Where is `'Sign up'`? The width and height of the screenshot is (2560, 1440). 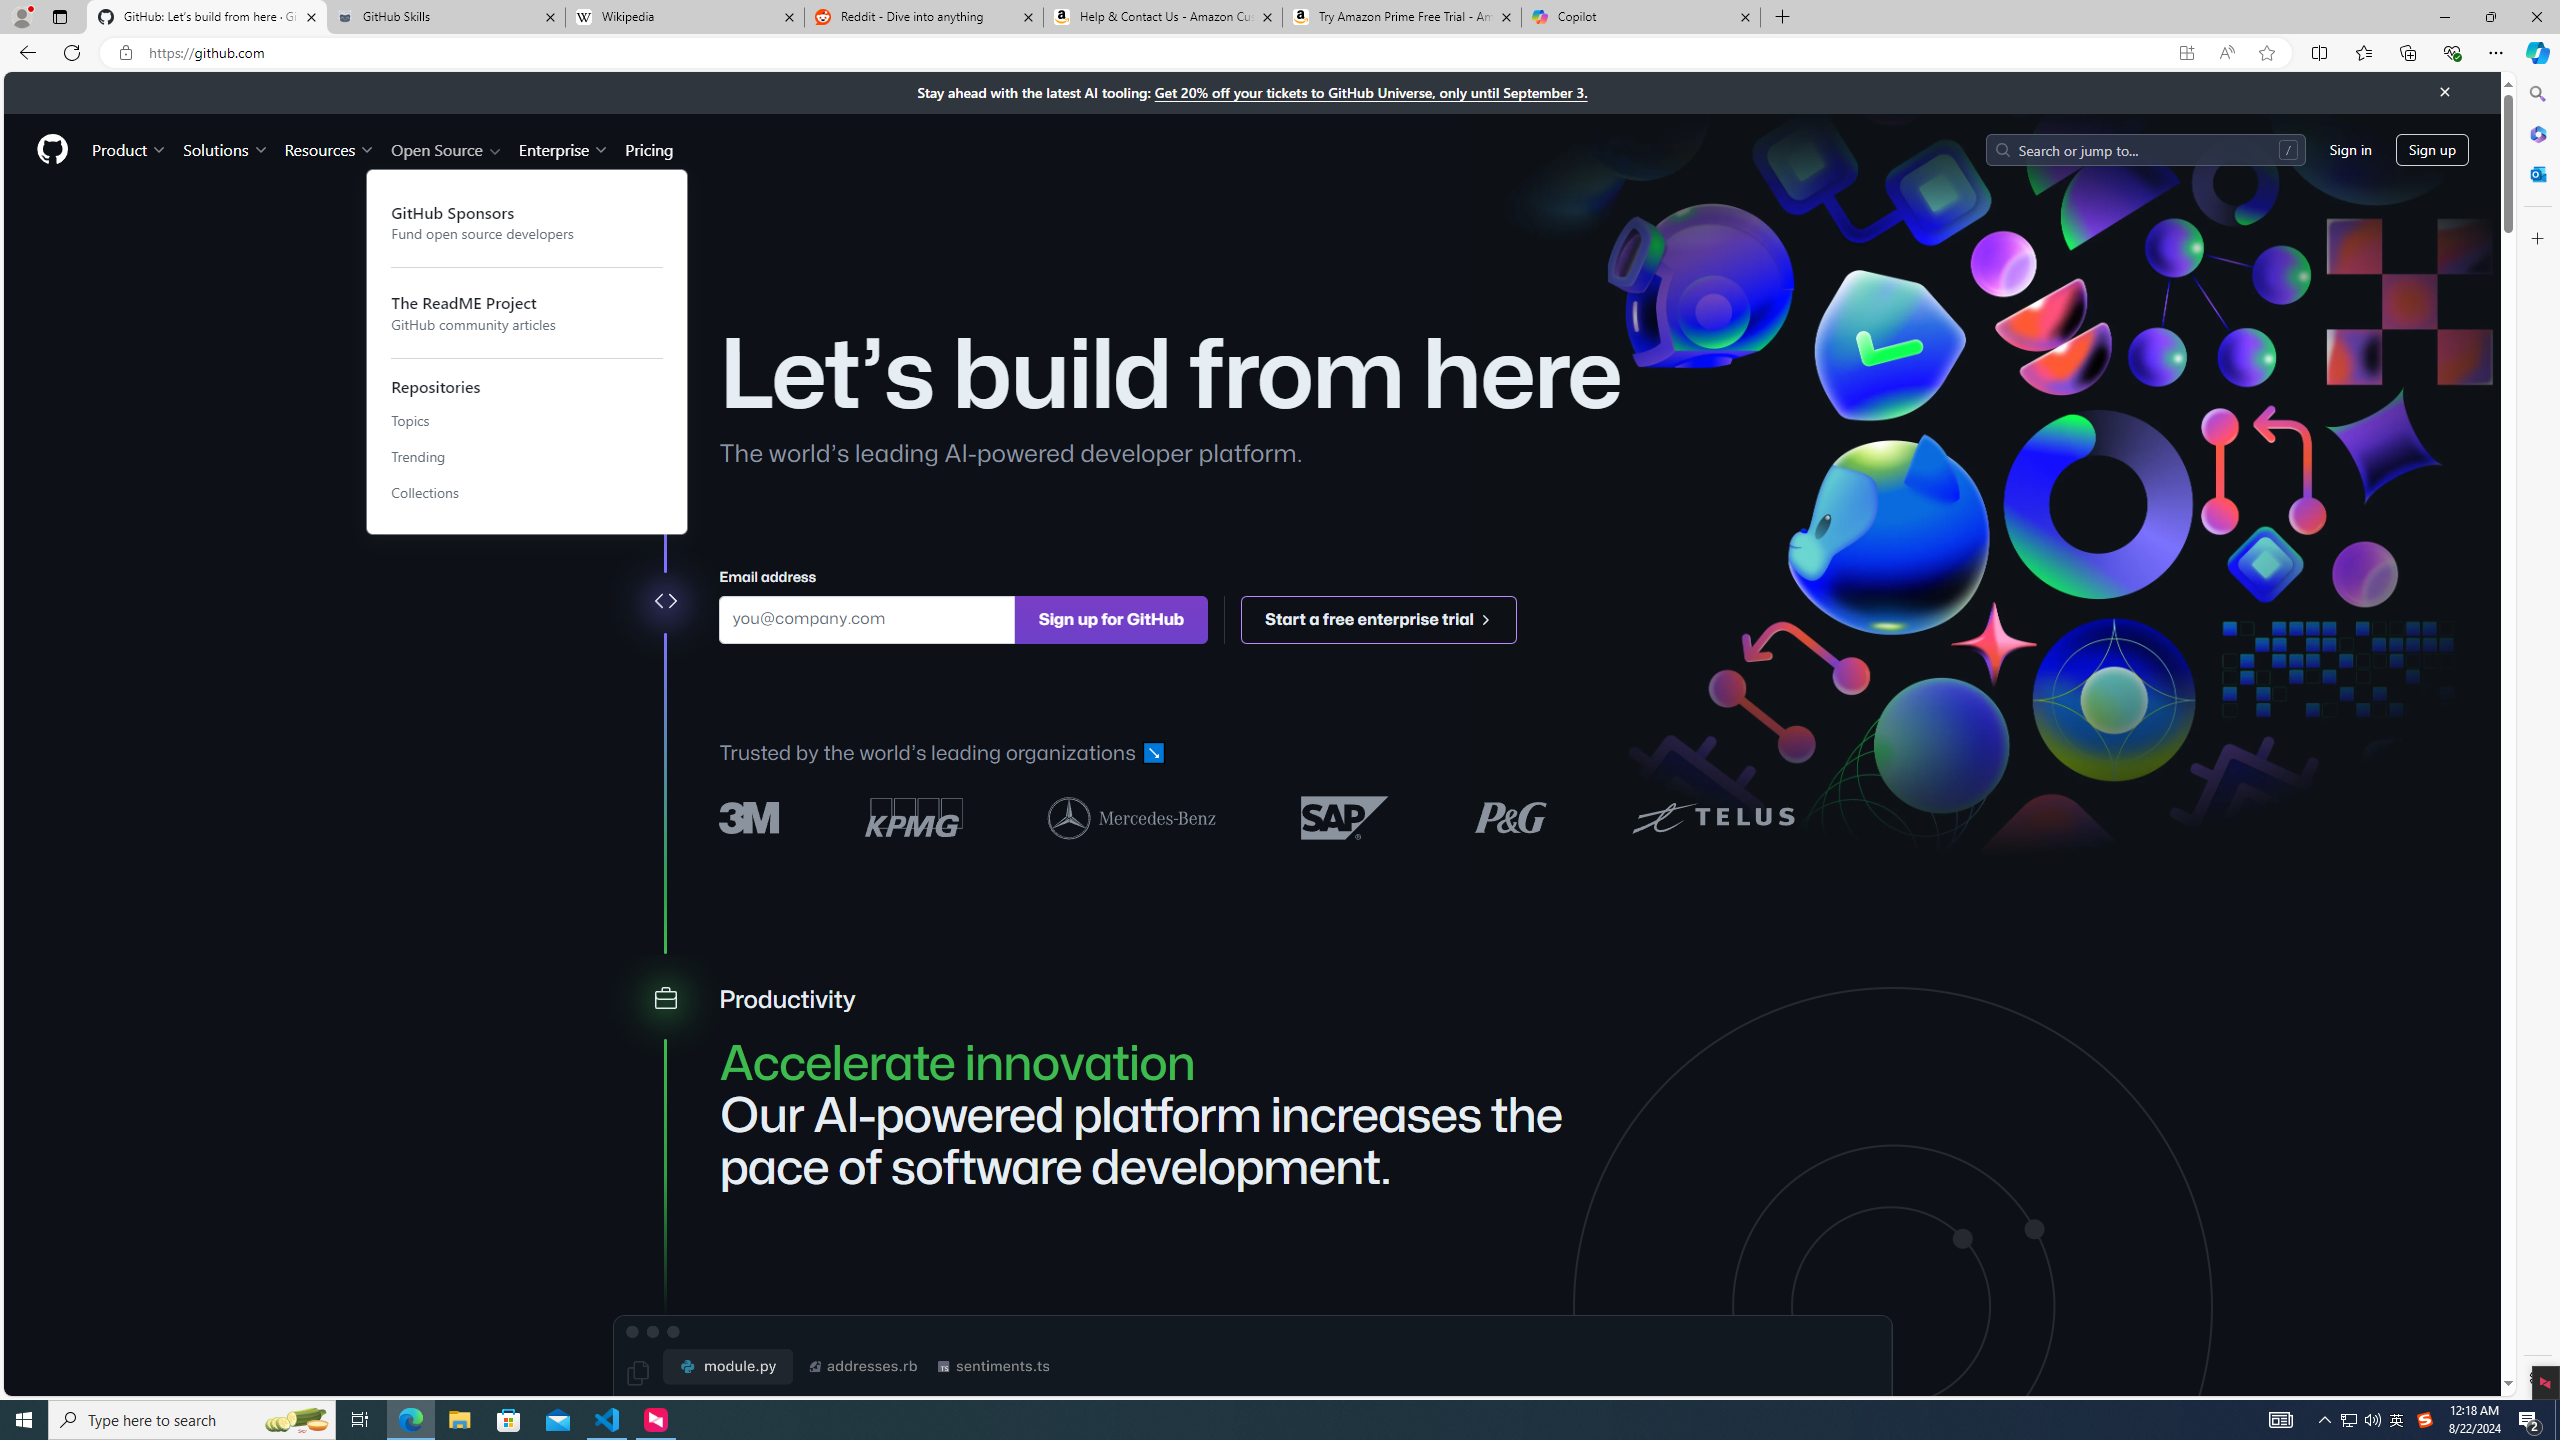
'Sign up' is located at coordinates (2431, 149).